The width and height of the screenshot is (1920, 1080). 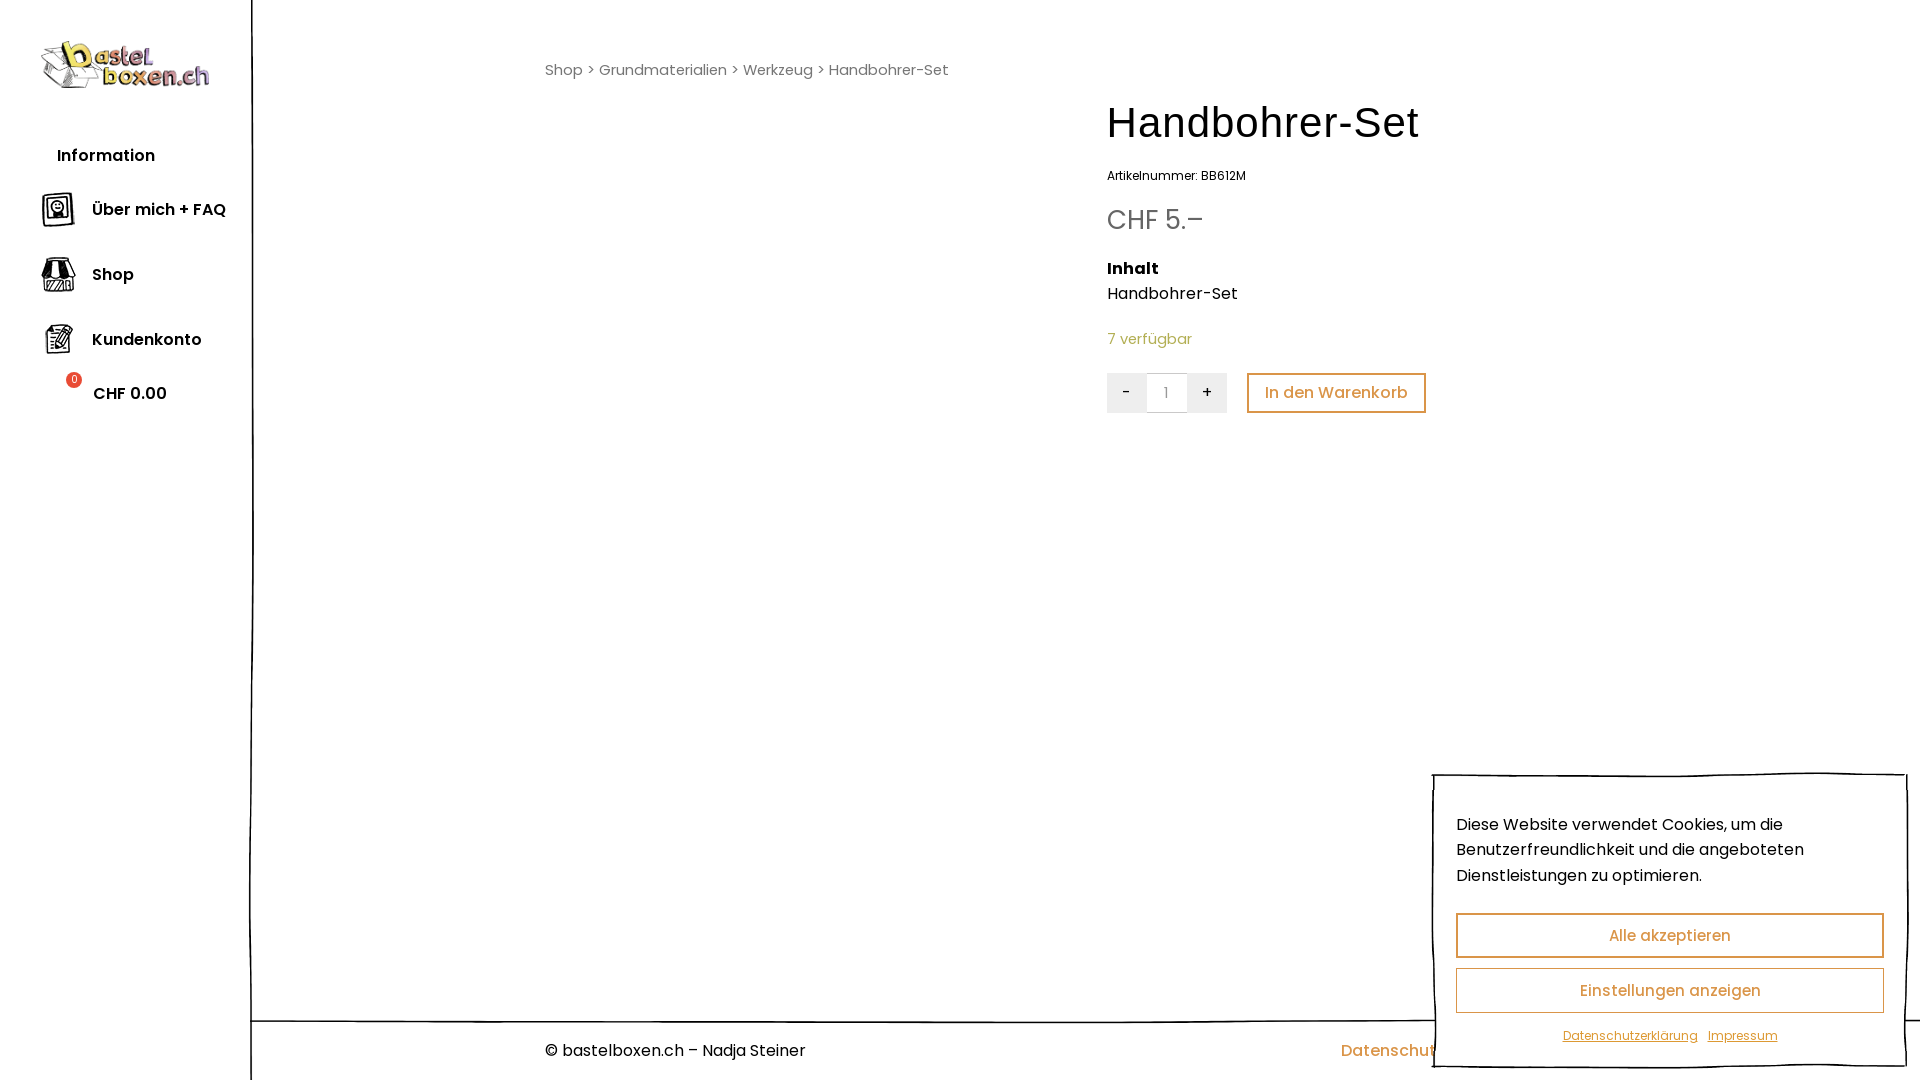 I want to click on 'Werkzeug', so click(x=742, y=68).